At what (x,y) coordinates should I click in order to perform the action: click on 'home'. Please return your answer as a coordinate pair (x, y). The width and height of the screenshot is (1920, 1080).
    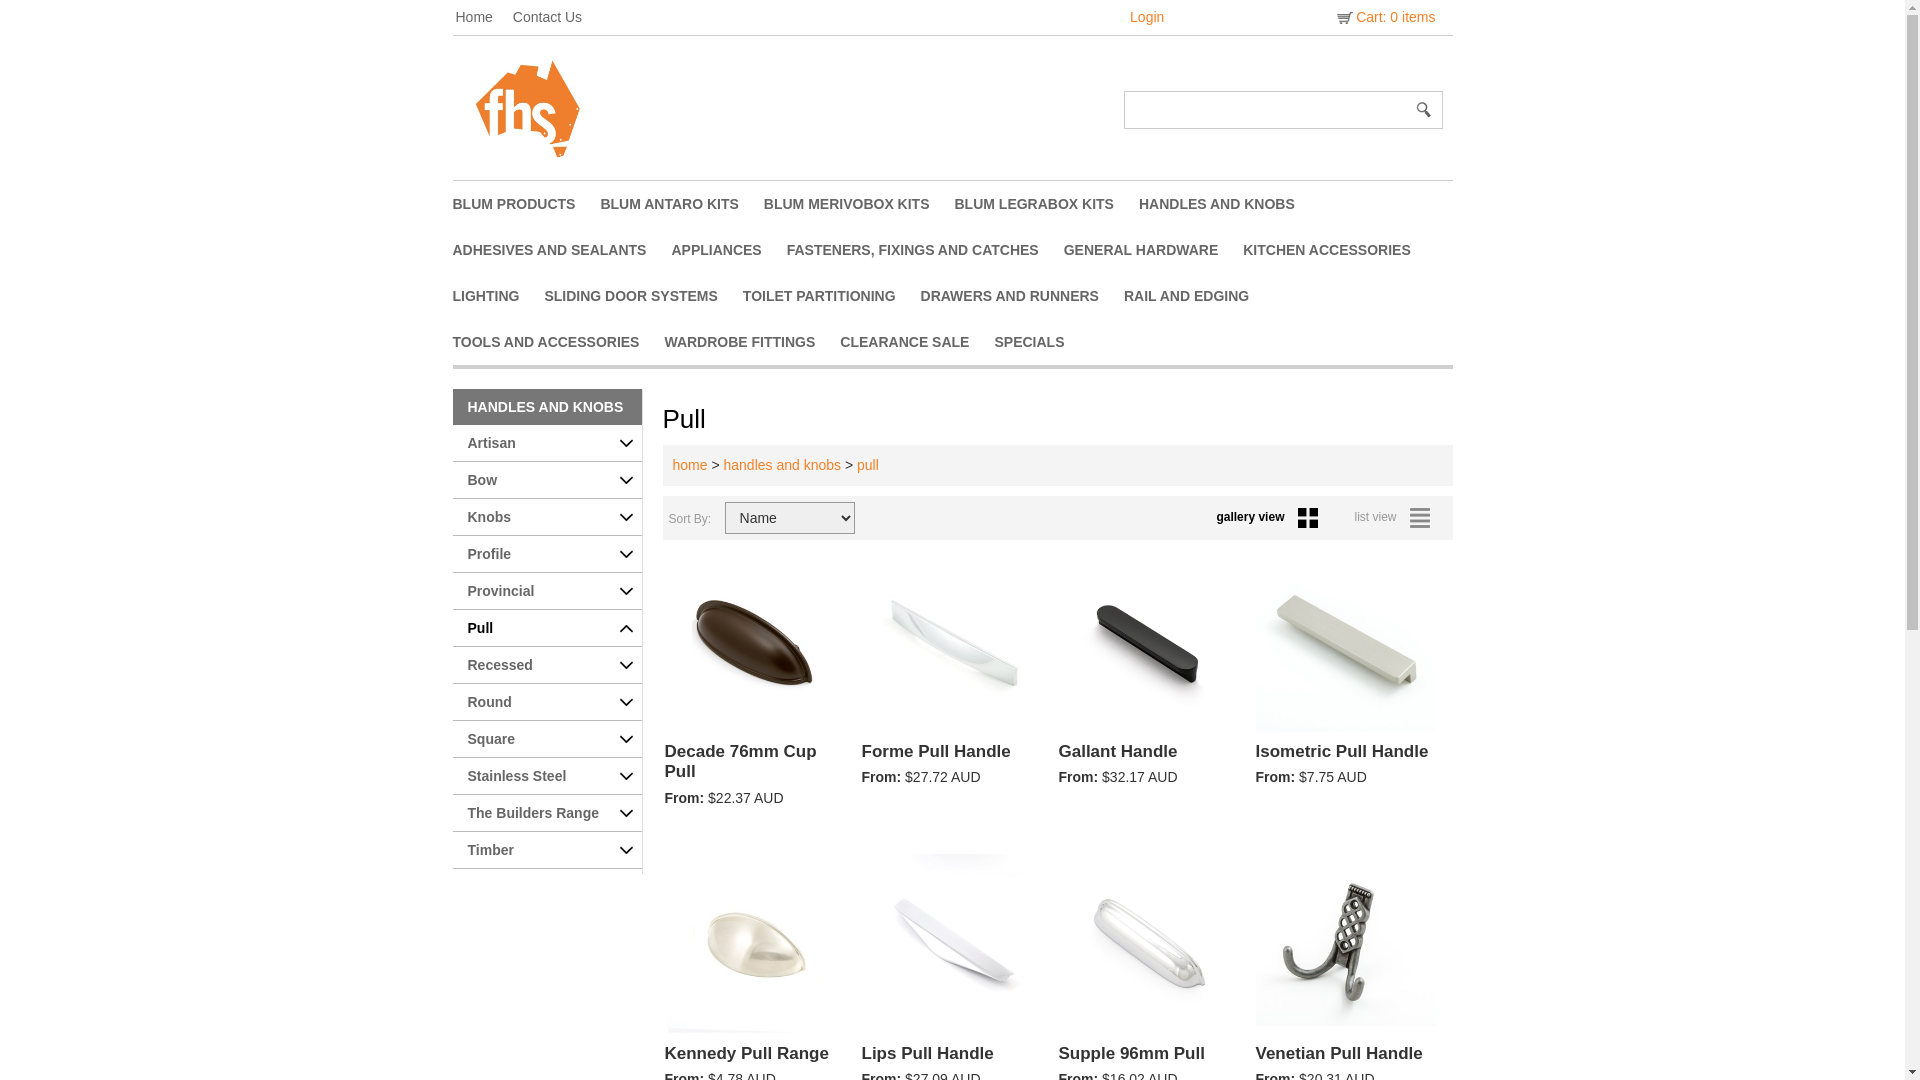
    Looking at the image, I should click on (689, 465).